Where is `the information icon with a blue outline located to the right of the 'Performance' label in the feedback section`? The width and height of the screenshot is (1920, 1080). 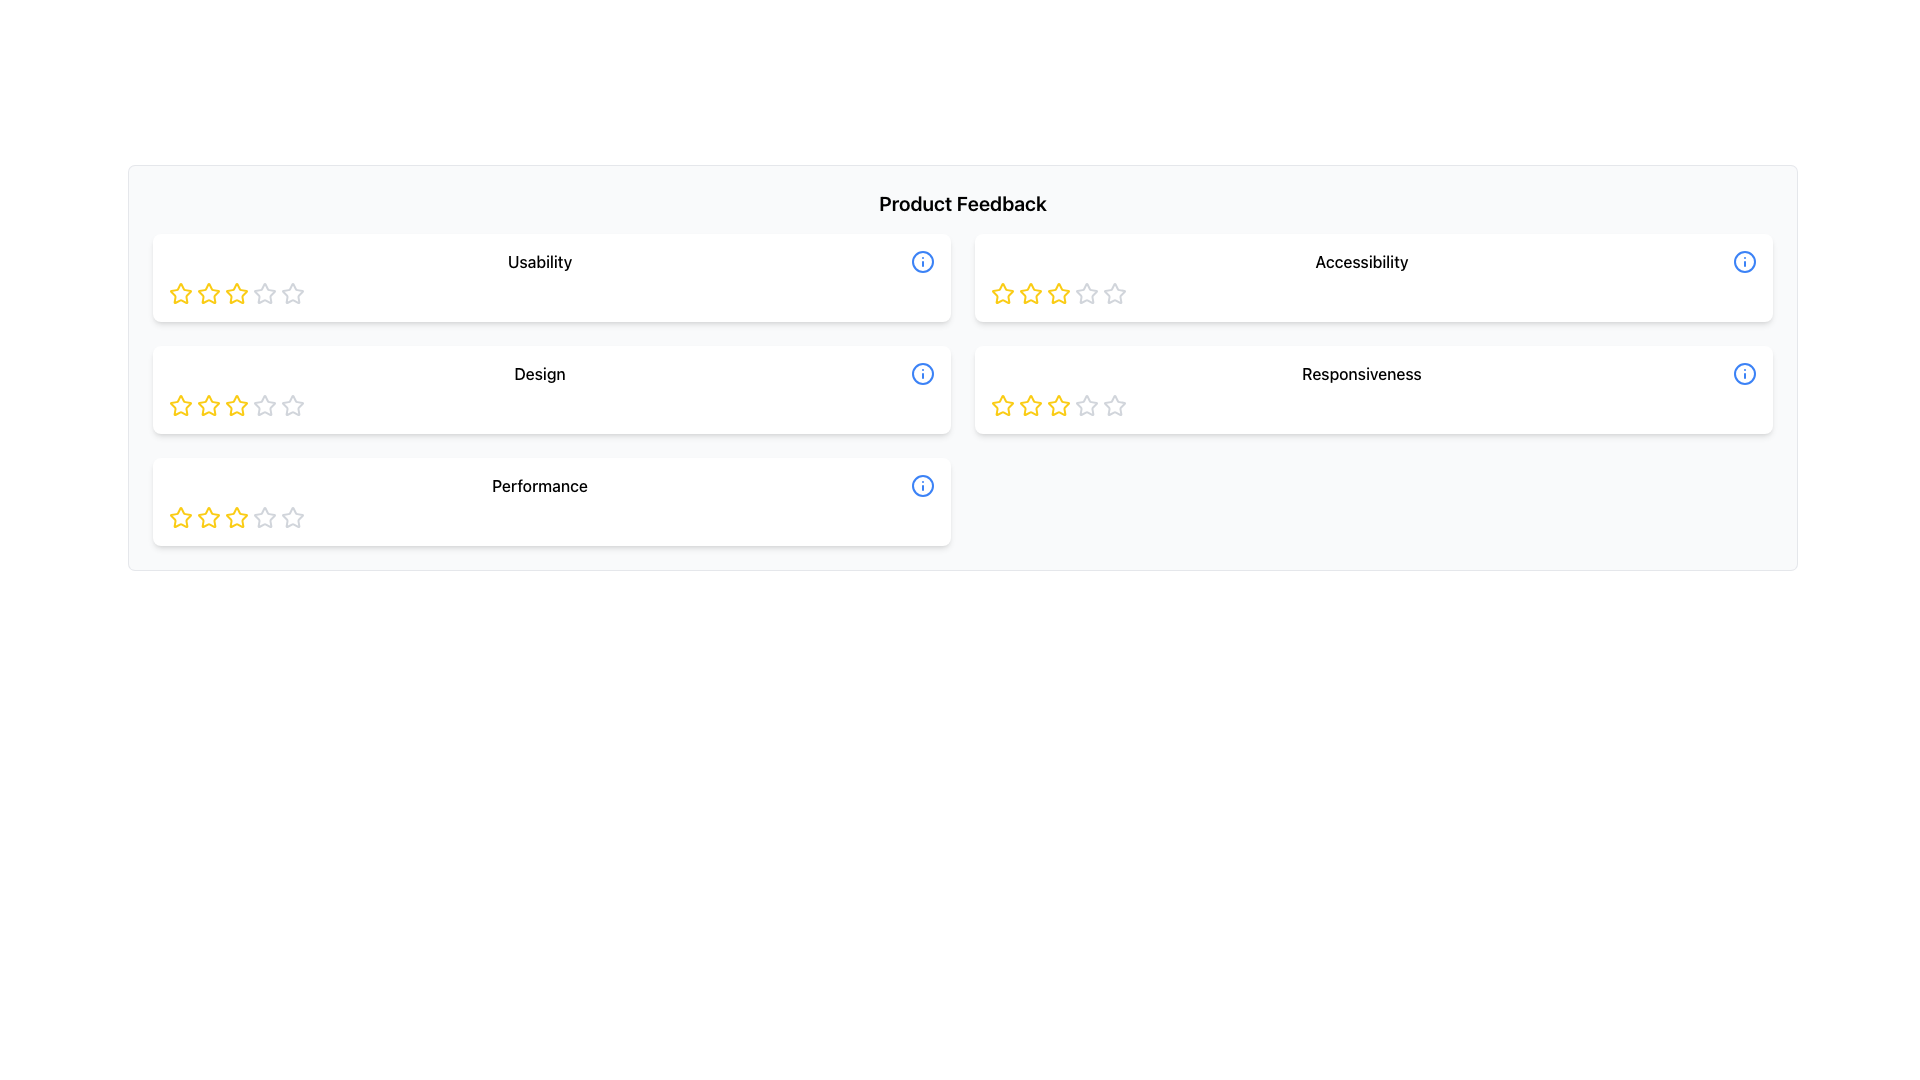 the information icon with a blue outline located to the right of the 'Performance' label in the feedback section is located at coordinates (921, 486).